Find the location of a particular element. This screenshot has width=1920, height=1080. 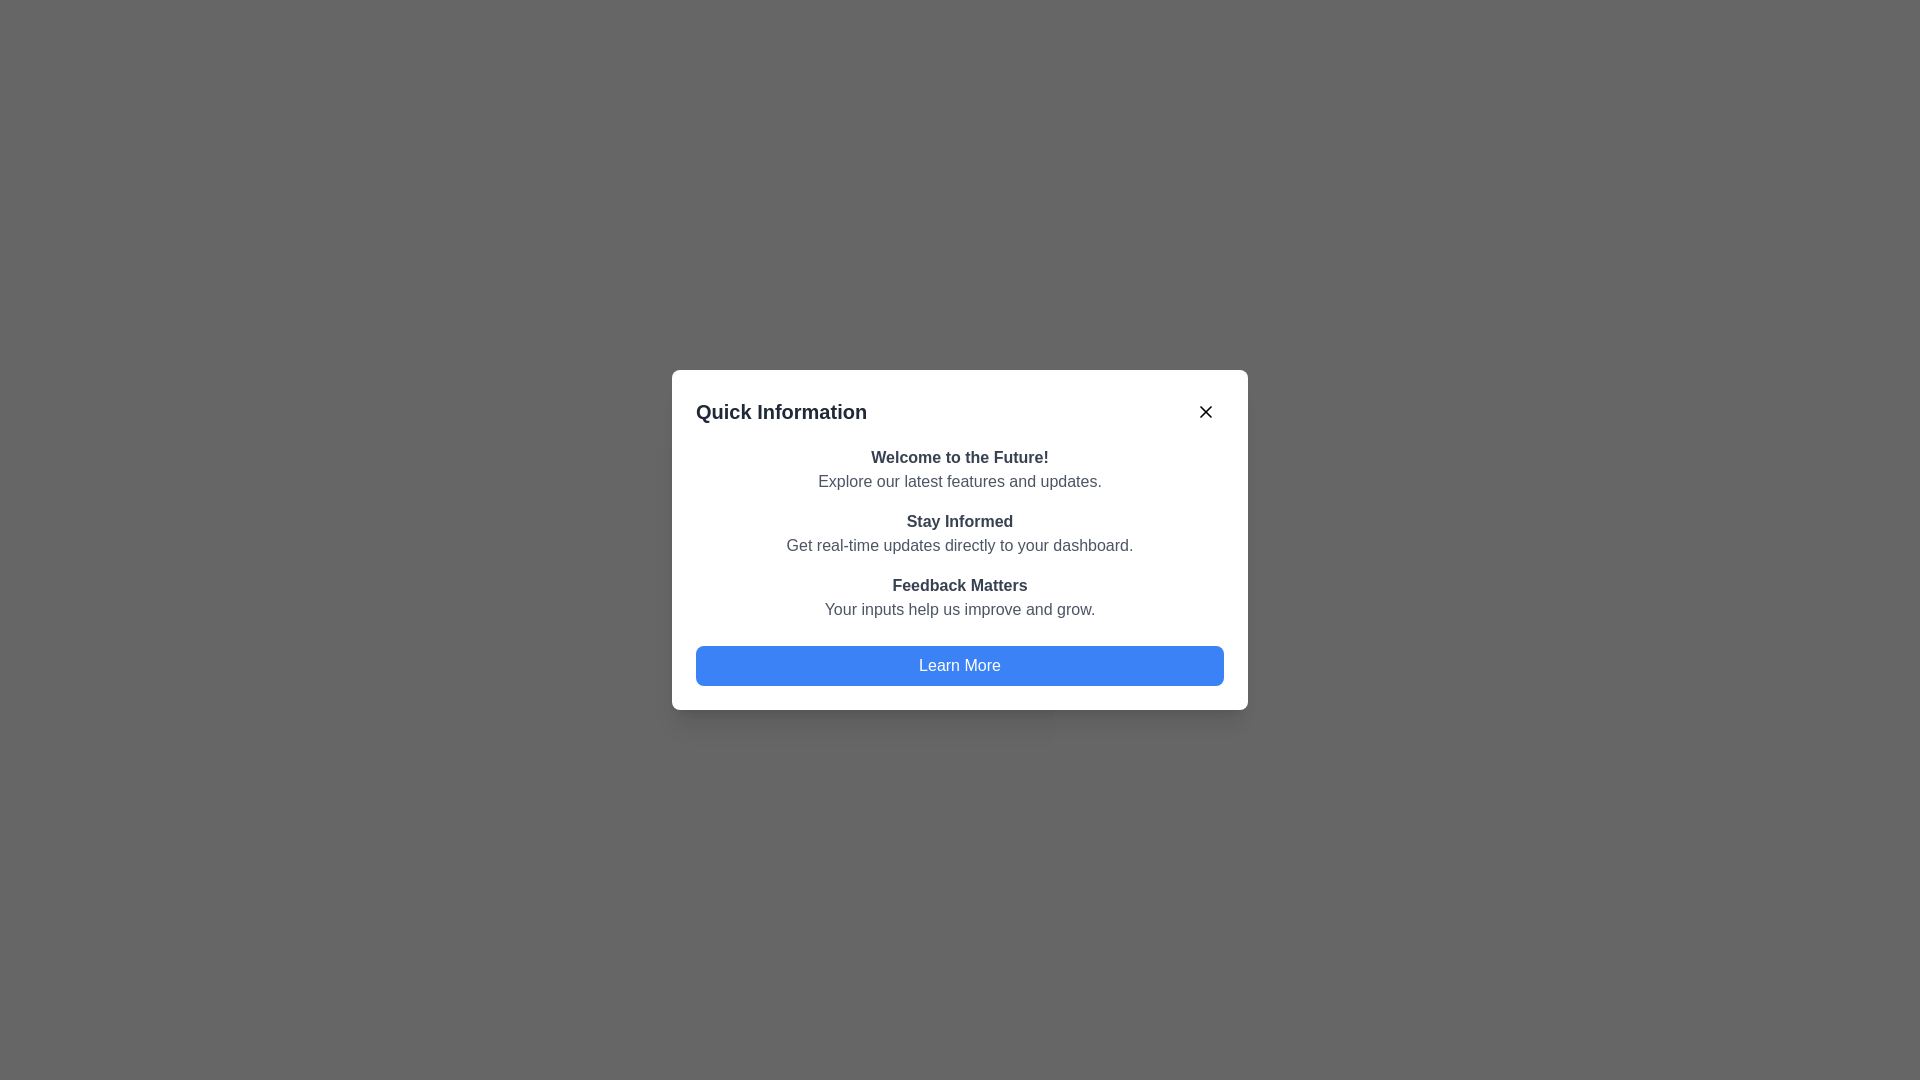

the Close icon (SVG element with a cross) located at the top right corner of the modal window is located at coordinates (1204, 411).